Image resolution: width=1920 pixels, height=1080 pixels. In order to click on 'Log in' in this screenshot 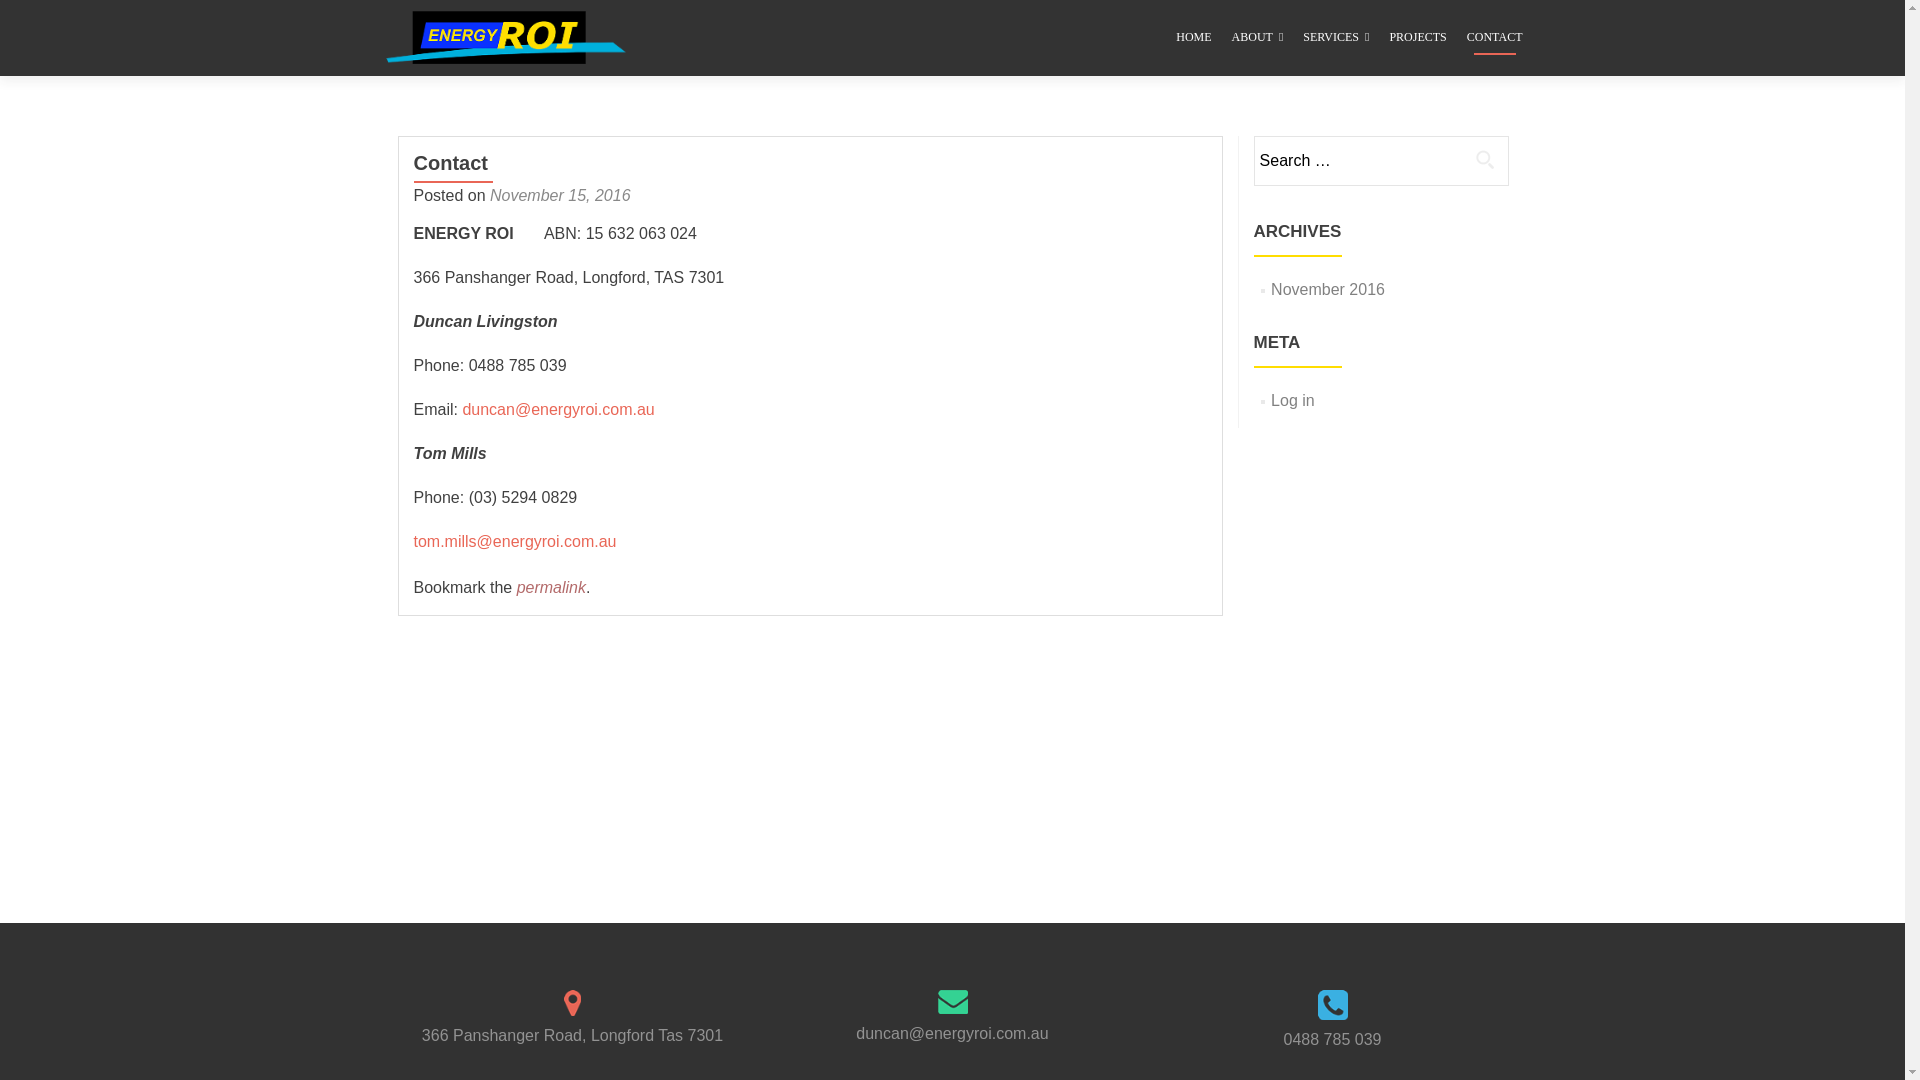, I will do `click(1292, 400)`.